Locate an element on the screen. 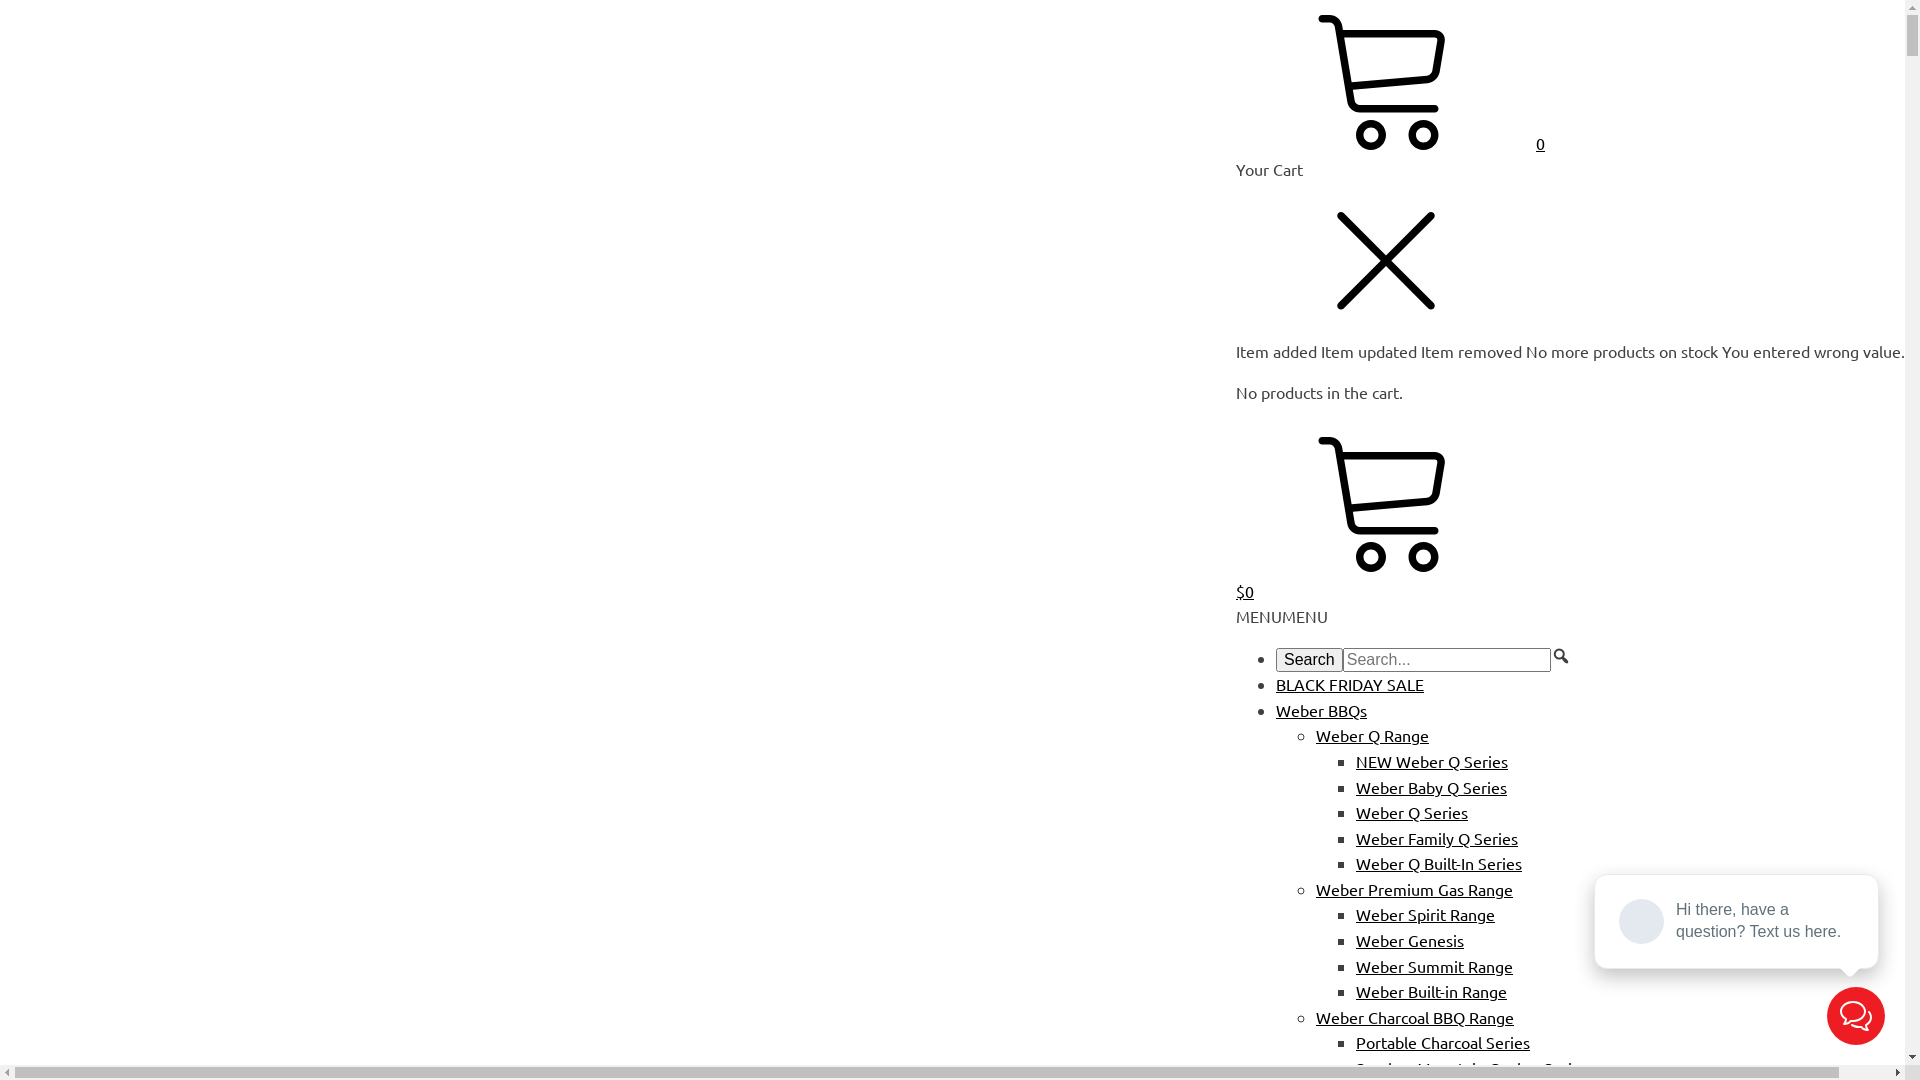  'Weber Premium Gas Range' is located at coordinates (1413, 887).